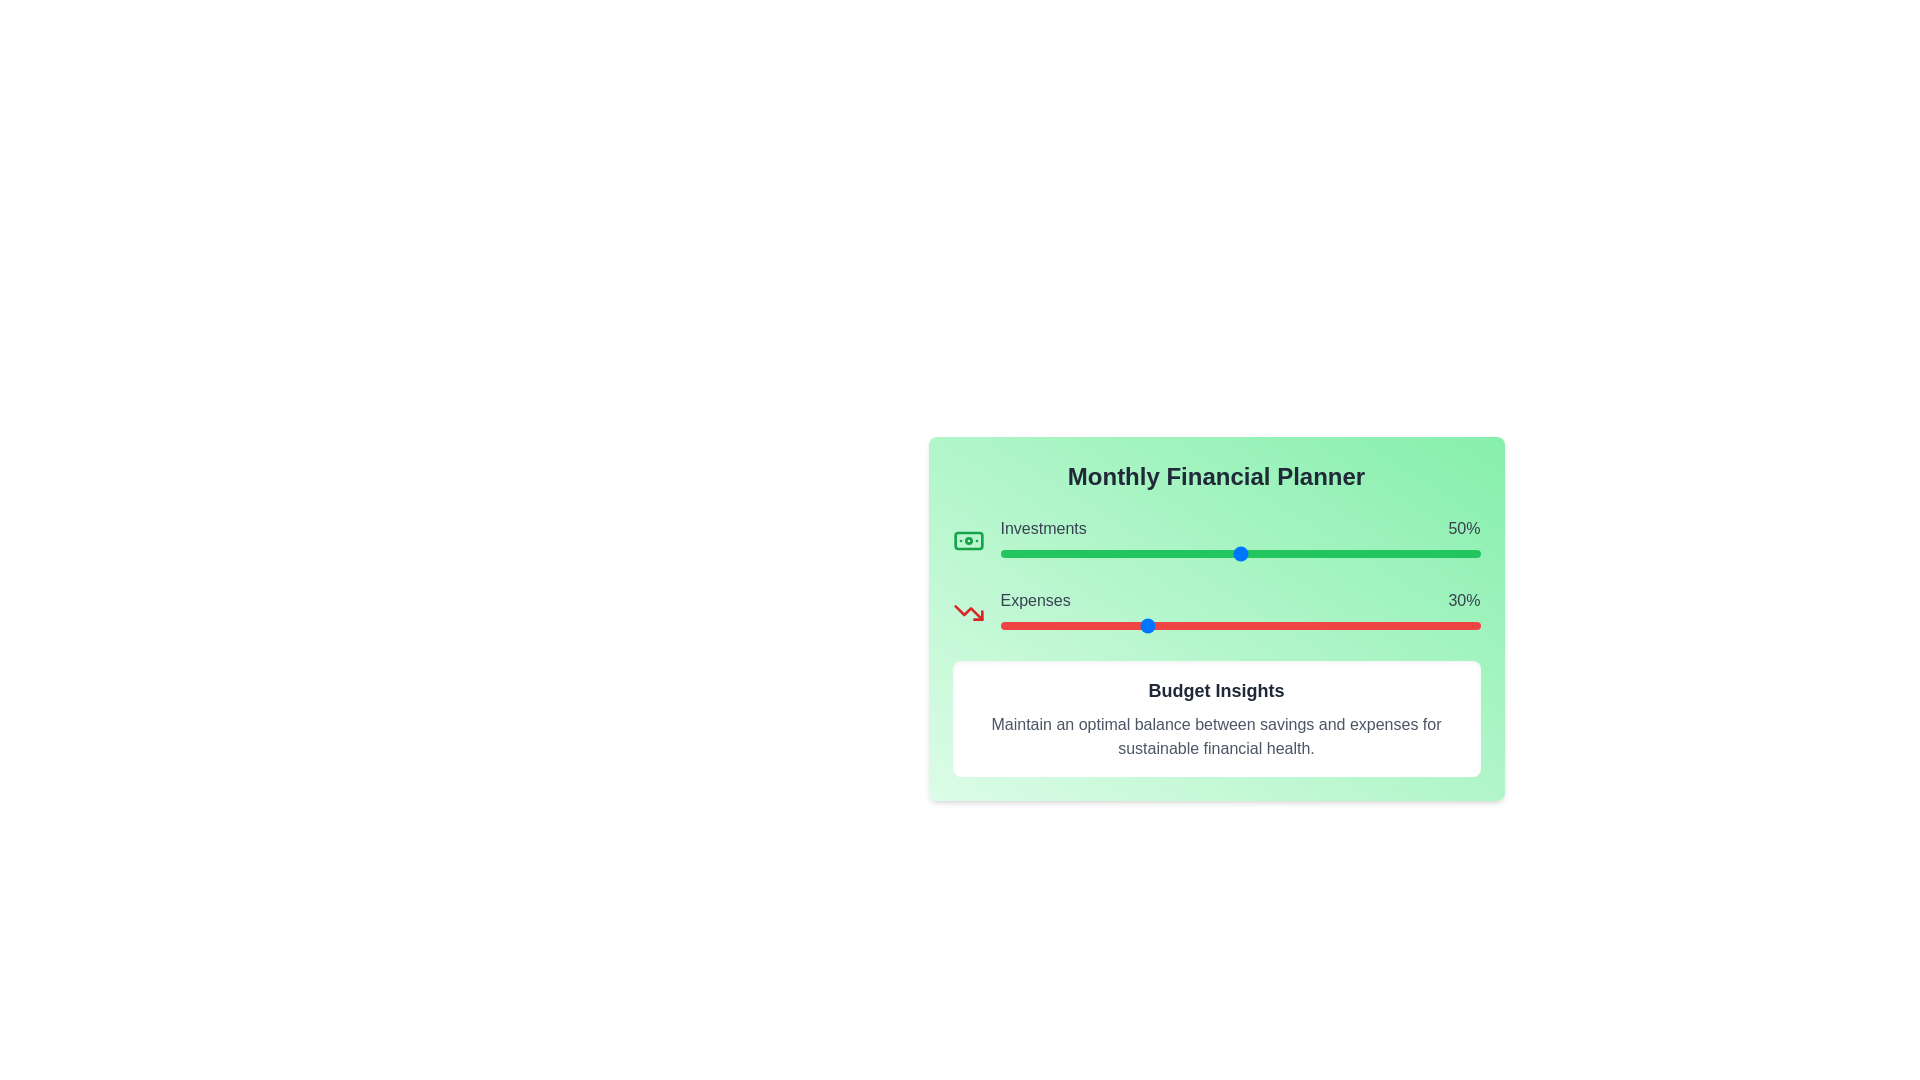 This screenshot has width=1920, height=1080. Describe the element at coordinates (1253, 624) in the screenshot. I see `the 'Expenses' slider to set its value to 53%` at that location.